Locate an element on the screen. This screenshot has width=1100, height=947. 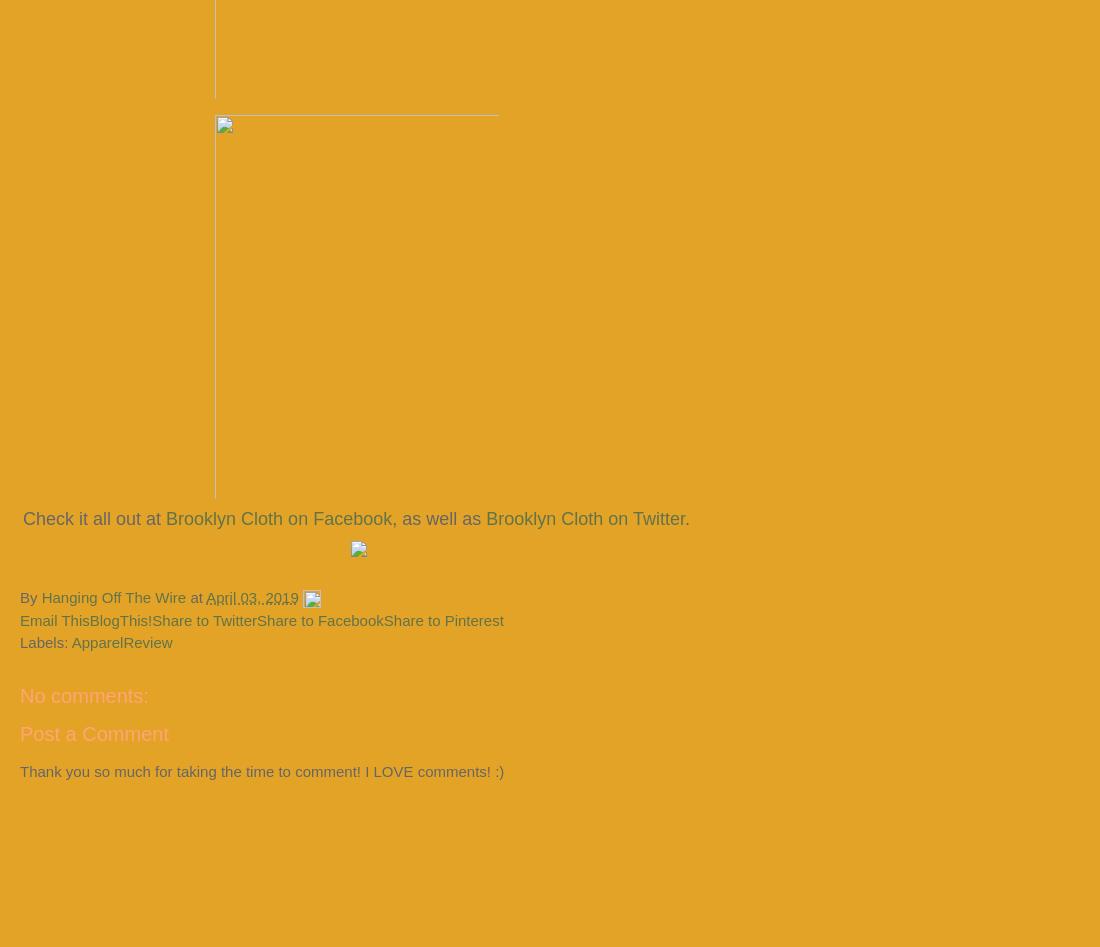
'No comments:' is located at coordinates (84, 694).